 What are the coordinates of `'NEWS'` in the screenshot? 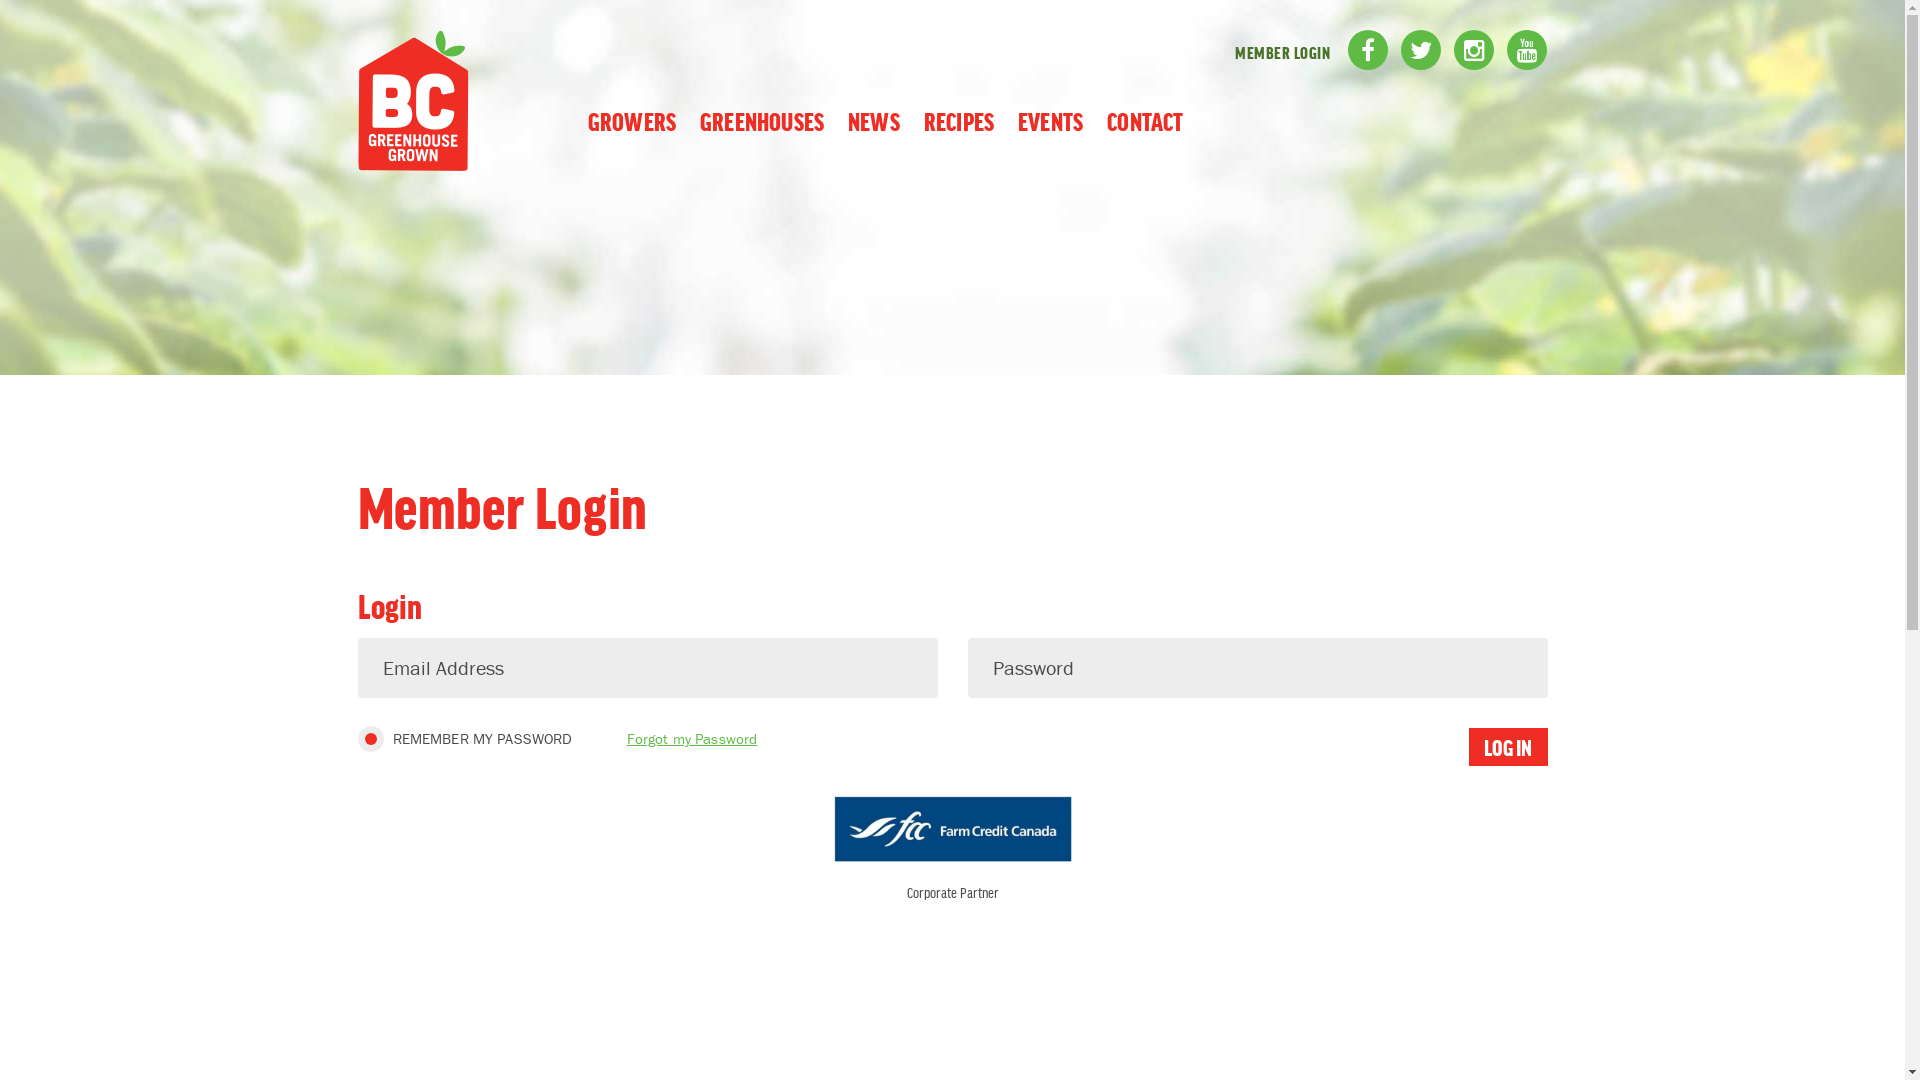 It's located at (873, 120).